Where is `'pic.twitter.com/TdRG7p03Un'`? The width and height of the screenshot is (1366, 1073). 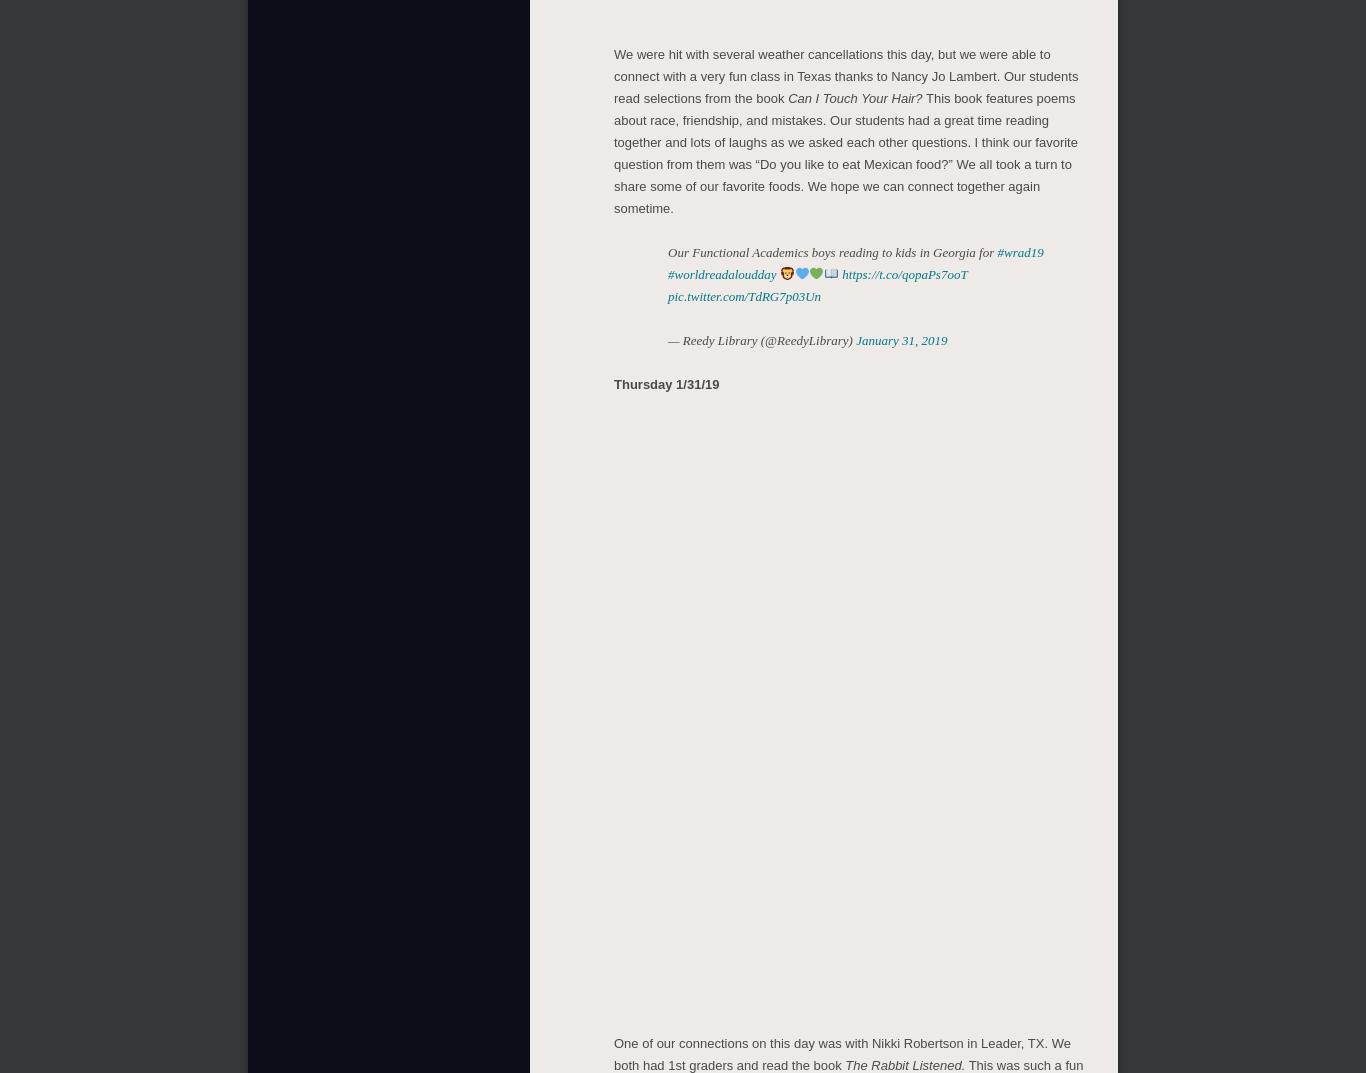
'pic.twitter.com/TdRG7p03Un' is located at coordinates (744, 291).